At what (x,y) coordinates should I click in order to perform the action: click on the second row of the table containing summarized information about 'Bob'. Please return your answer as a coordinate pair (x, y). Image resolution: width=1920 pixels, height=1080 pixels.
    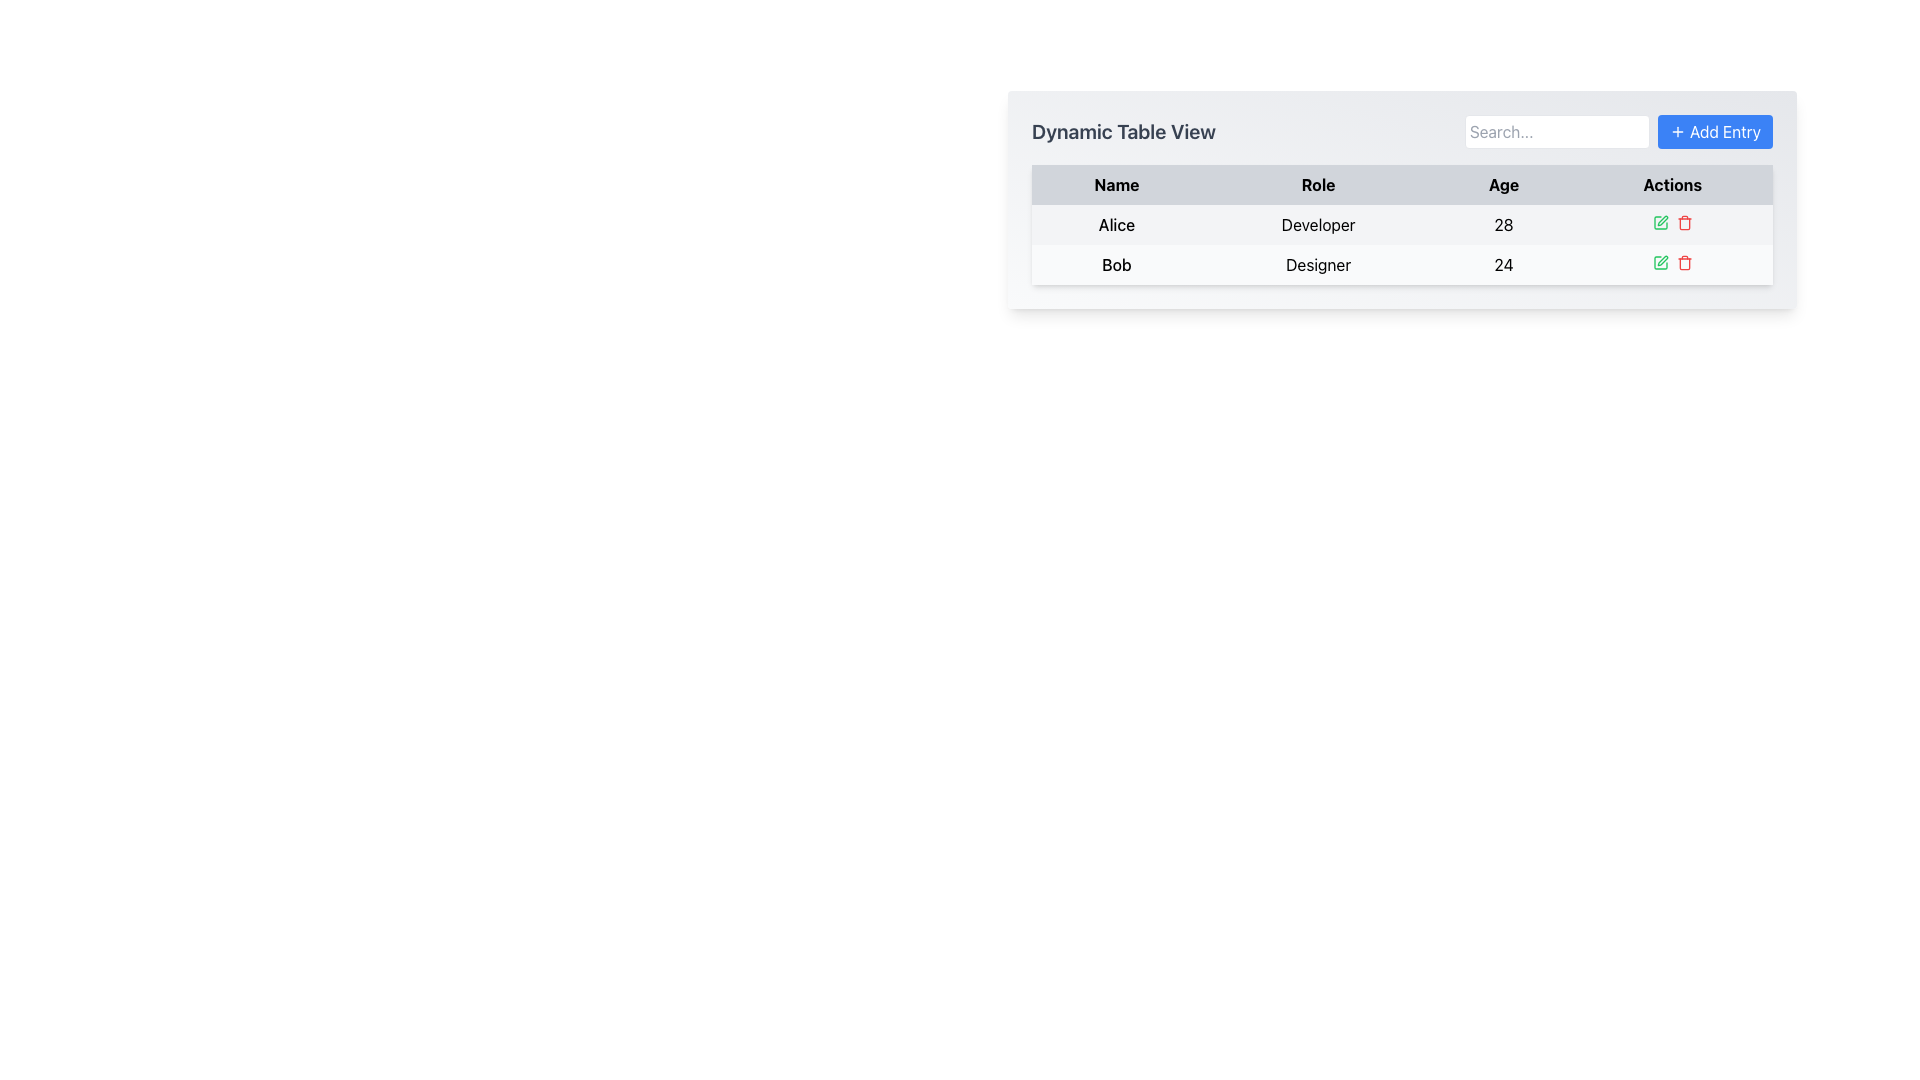
    Looking at the image, I should click on (1401, 264).